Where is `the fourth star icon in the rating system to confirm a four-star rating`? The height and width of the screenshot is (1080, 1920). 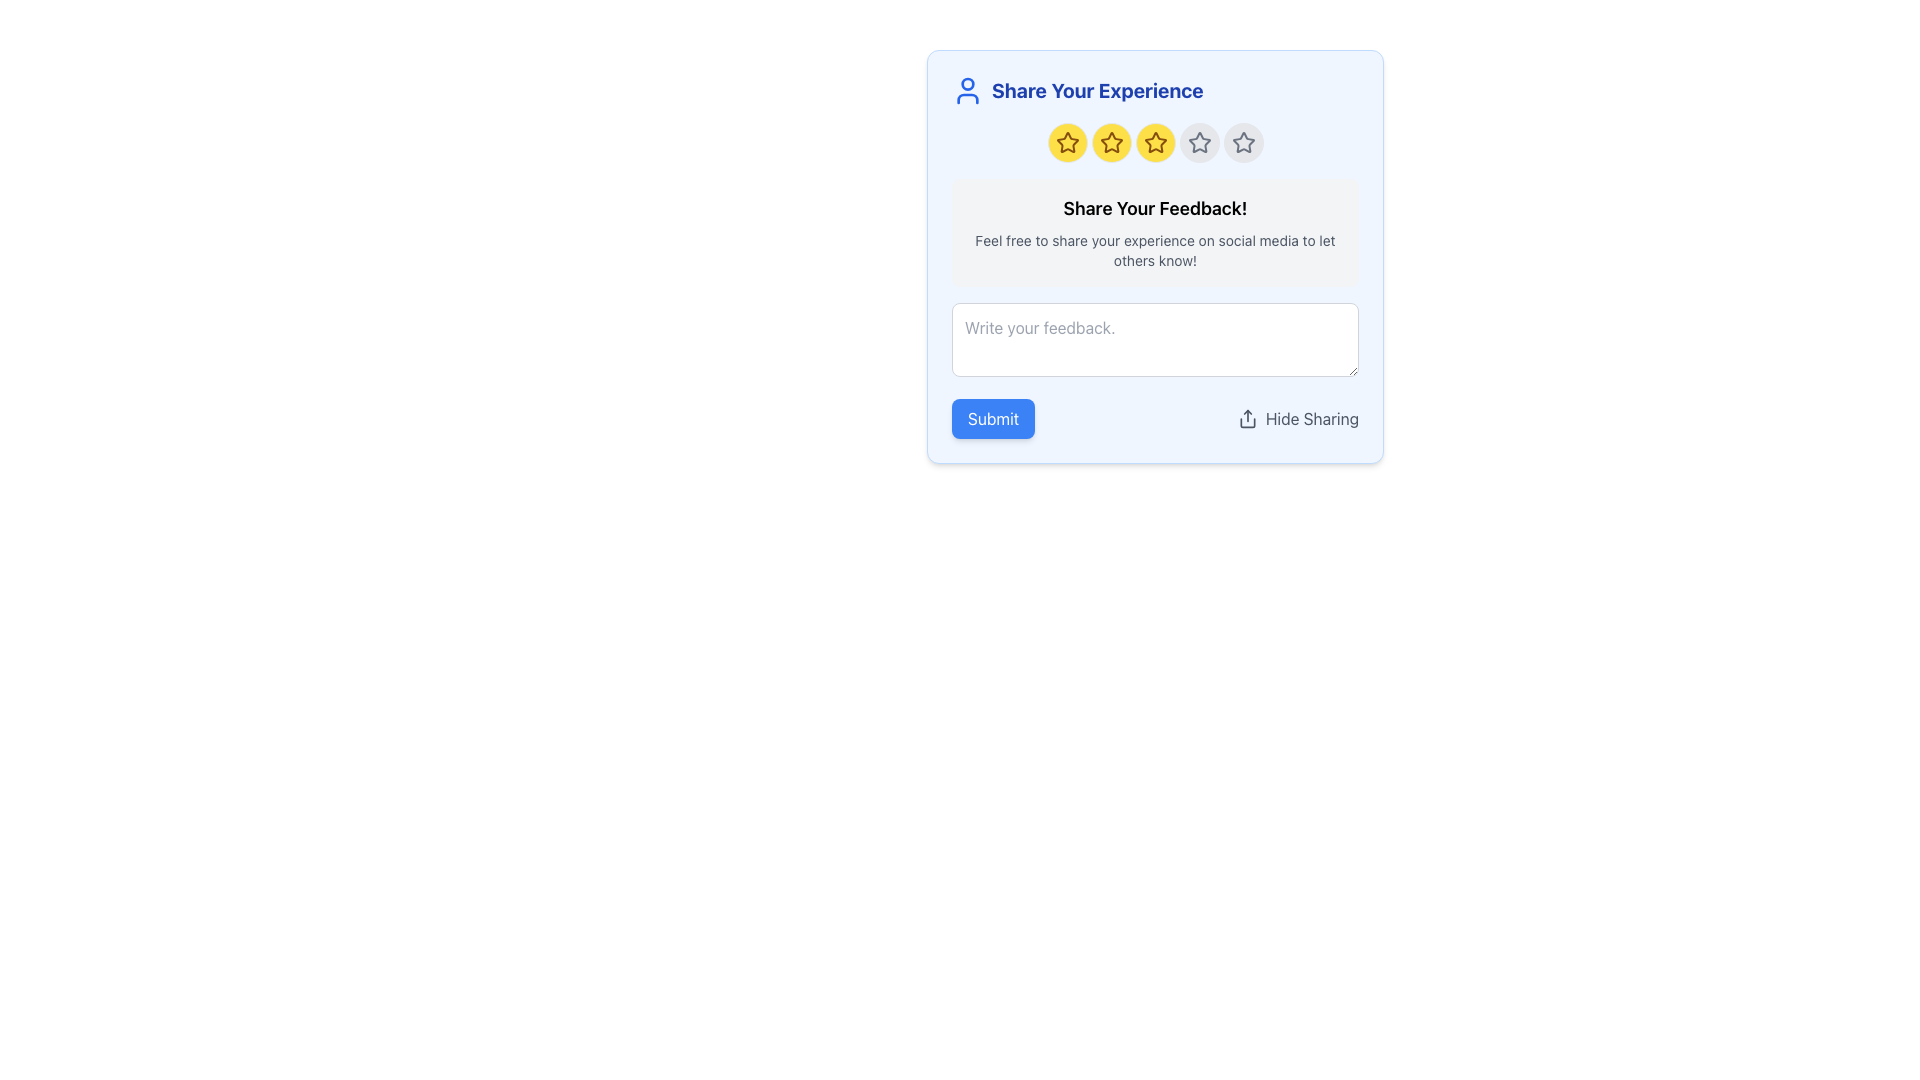 the fourth star icon in the rating system to confirm a four-star rating is located at coordinates (1199, 141).